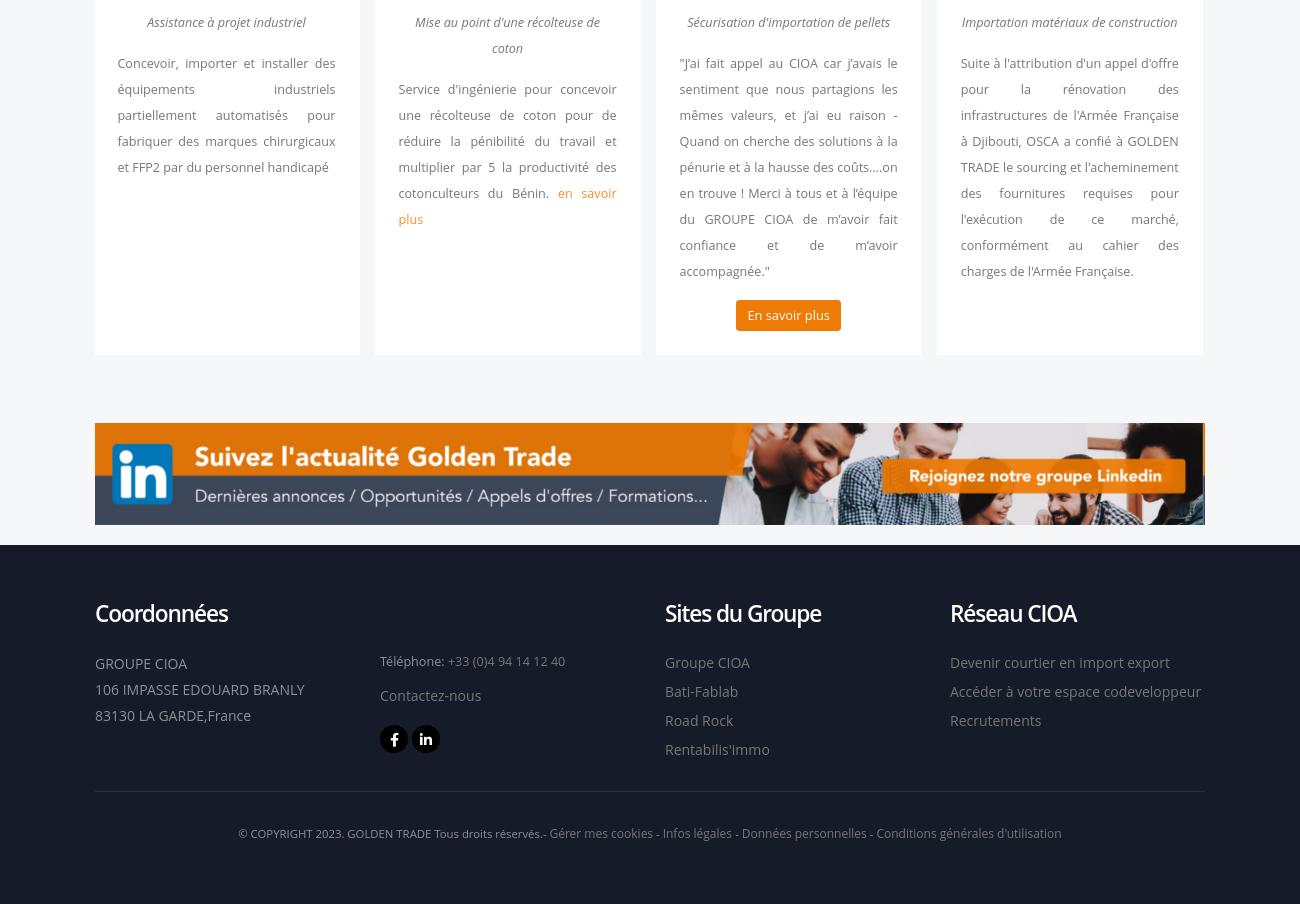 This screenshot has height=904, width=1300. What do you see at coordinates (393, 831) in the screenshot?
I see `'© COPYRIGHT 2023. GOLDEN TRADE Tous droits réservés.-'` at bounding box center [393, 831].